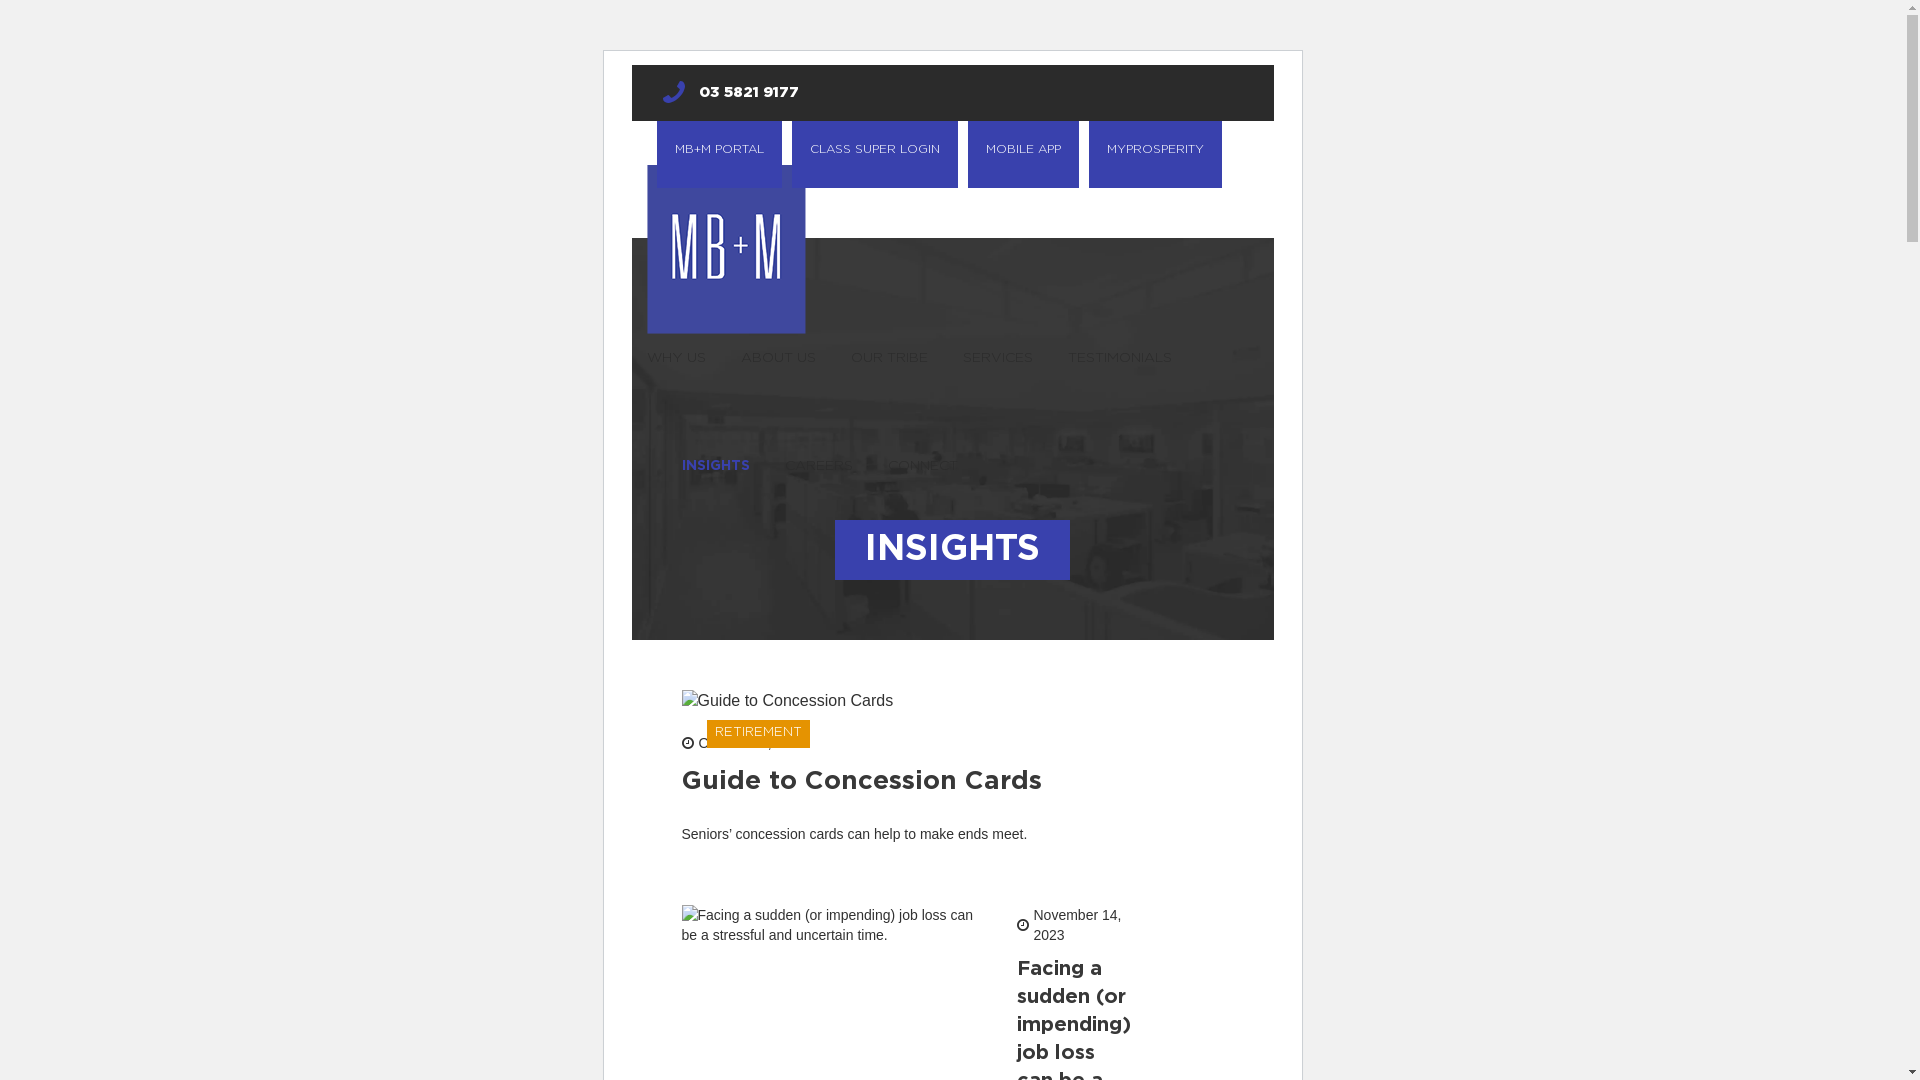  What do you see at coordinates (874, 153) in the screenshot?
I see `'CLASS SUPER LOGIN'` at bounding box center [874, 153].